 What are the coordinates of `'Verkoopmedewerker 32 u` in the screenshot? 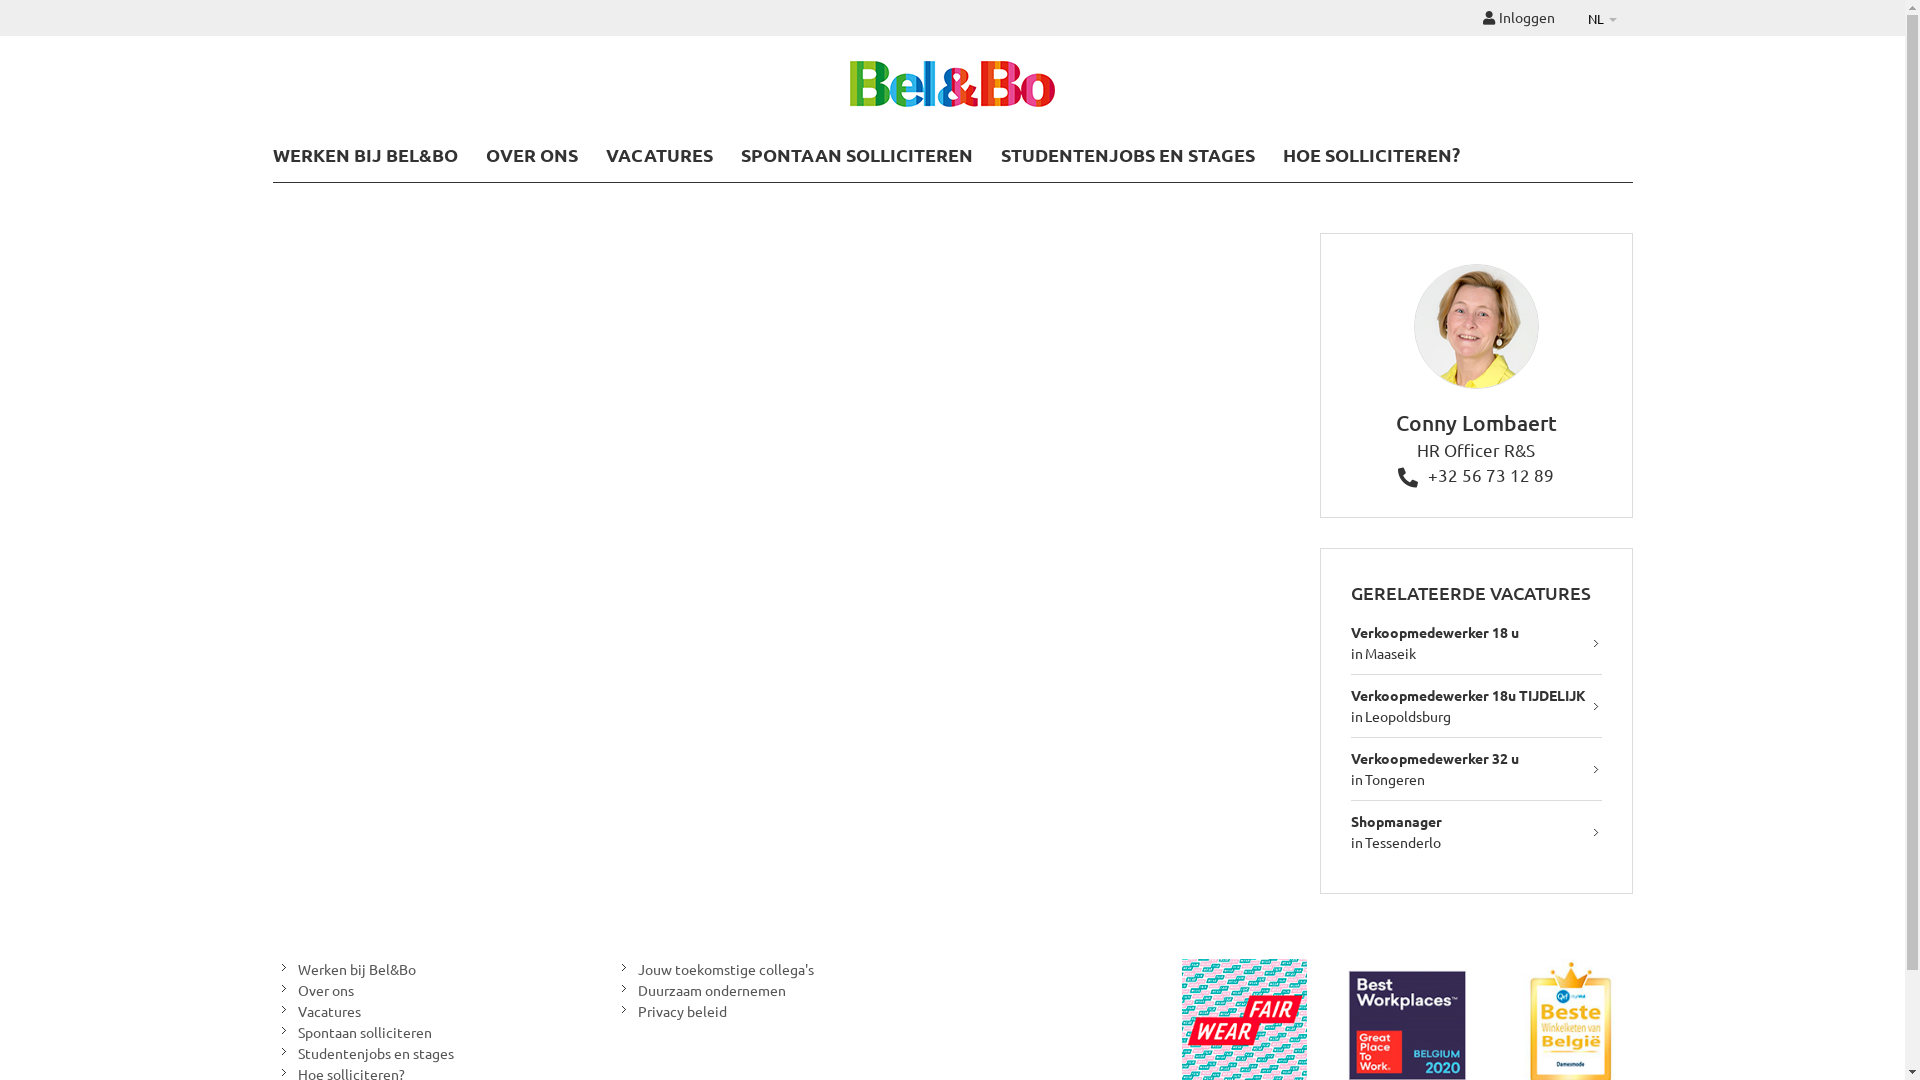 It's located at (1476, 768).